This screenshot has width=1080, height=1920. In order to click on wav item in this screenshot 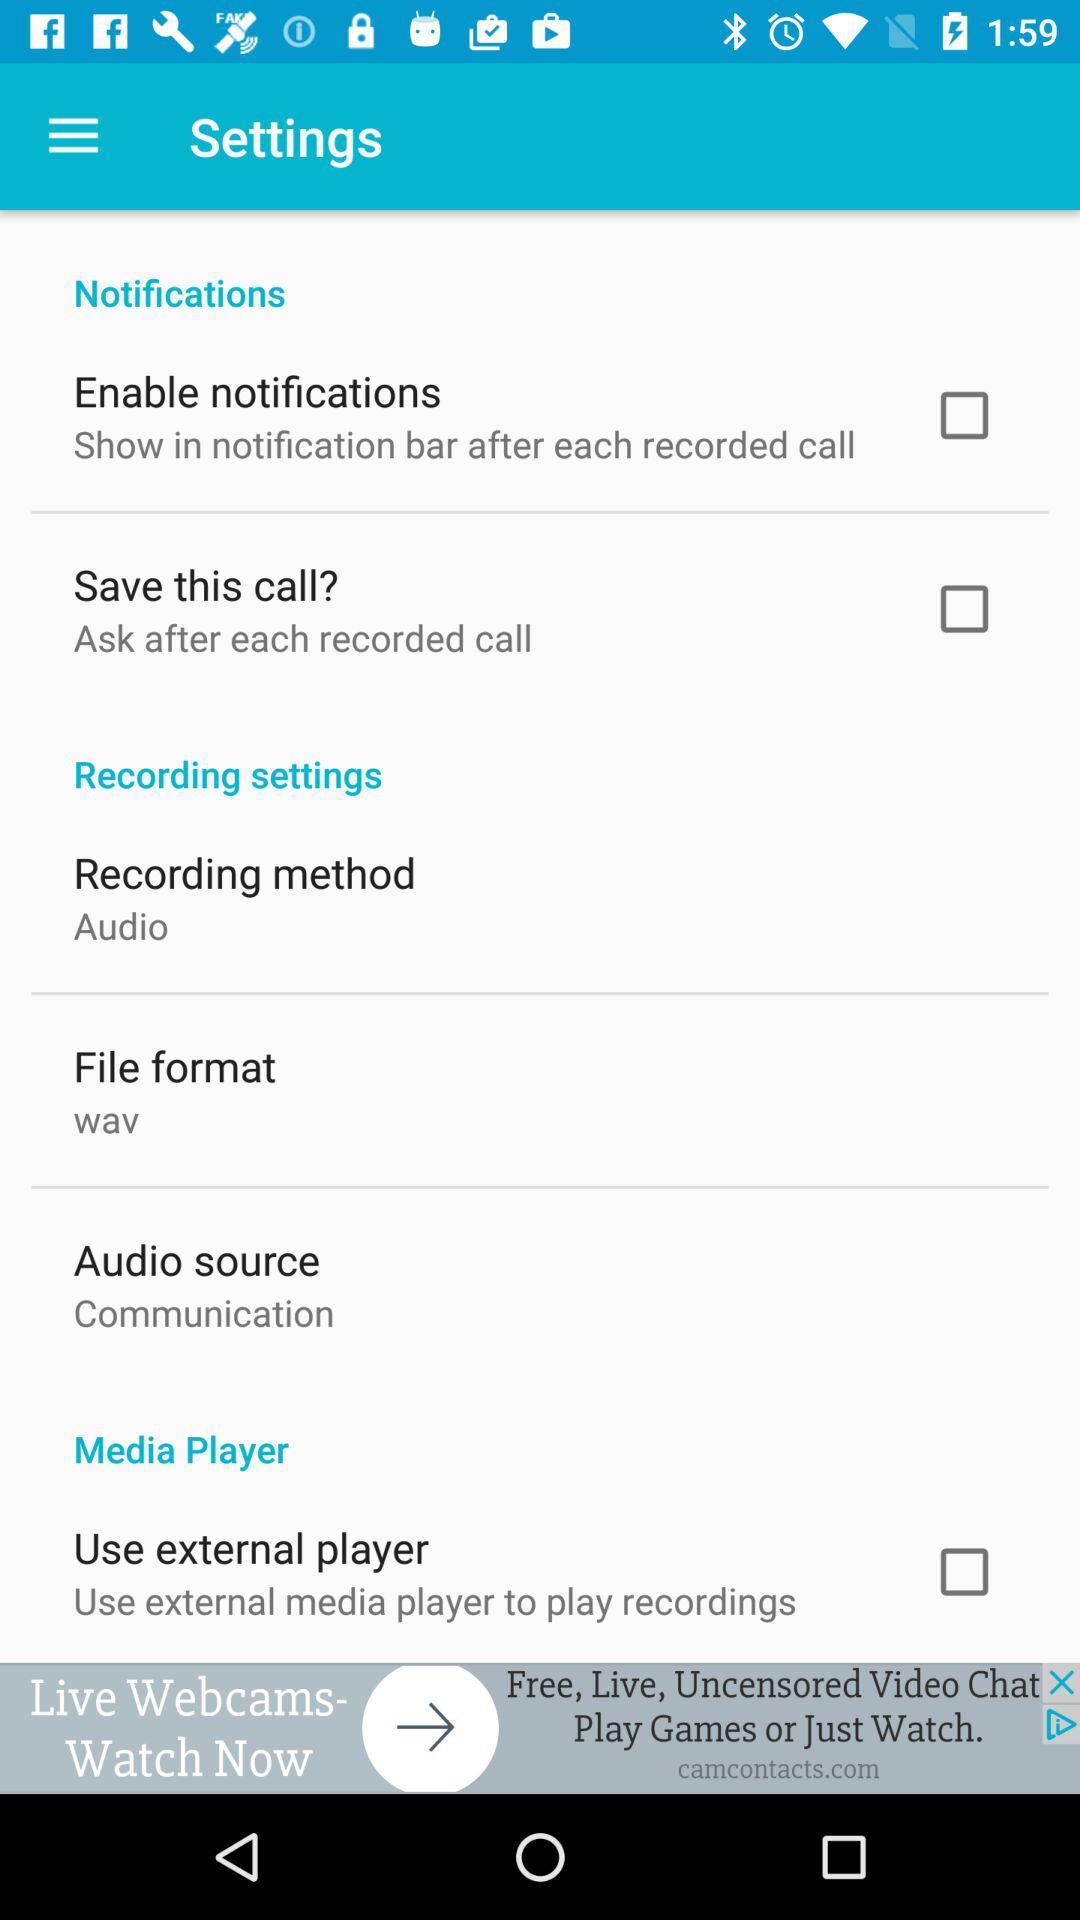, I will do `click(106, 1113)`.